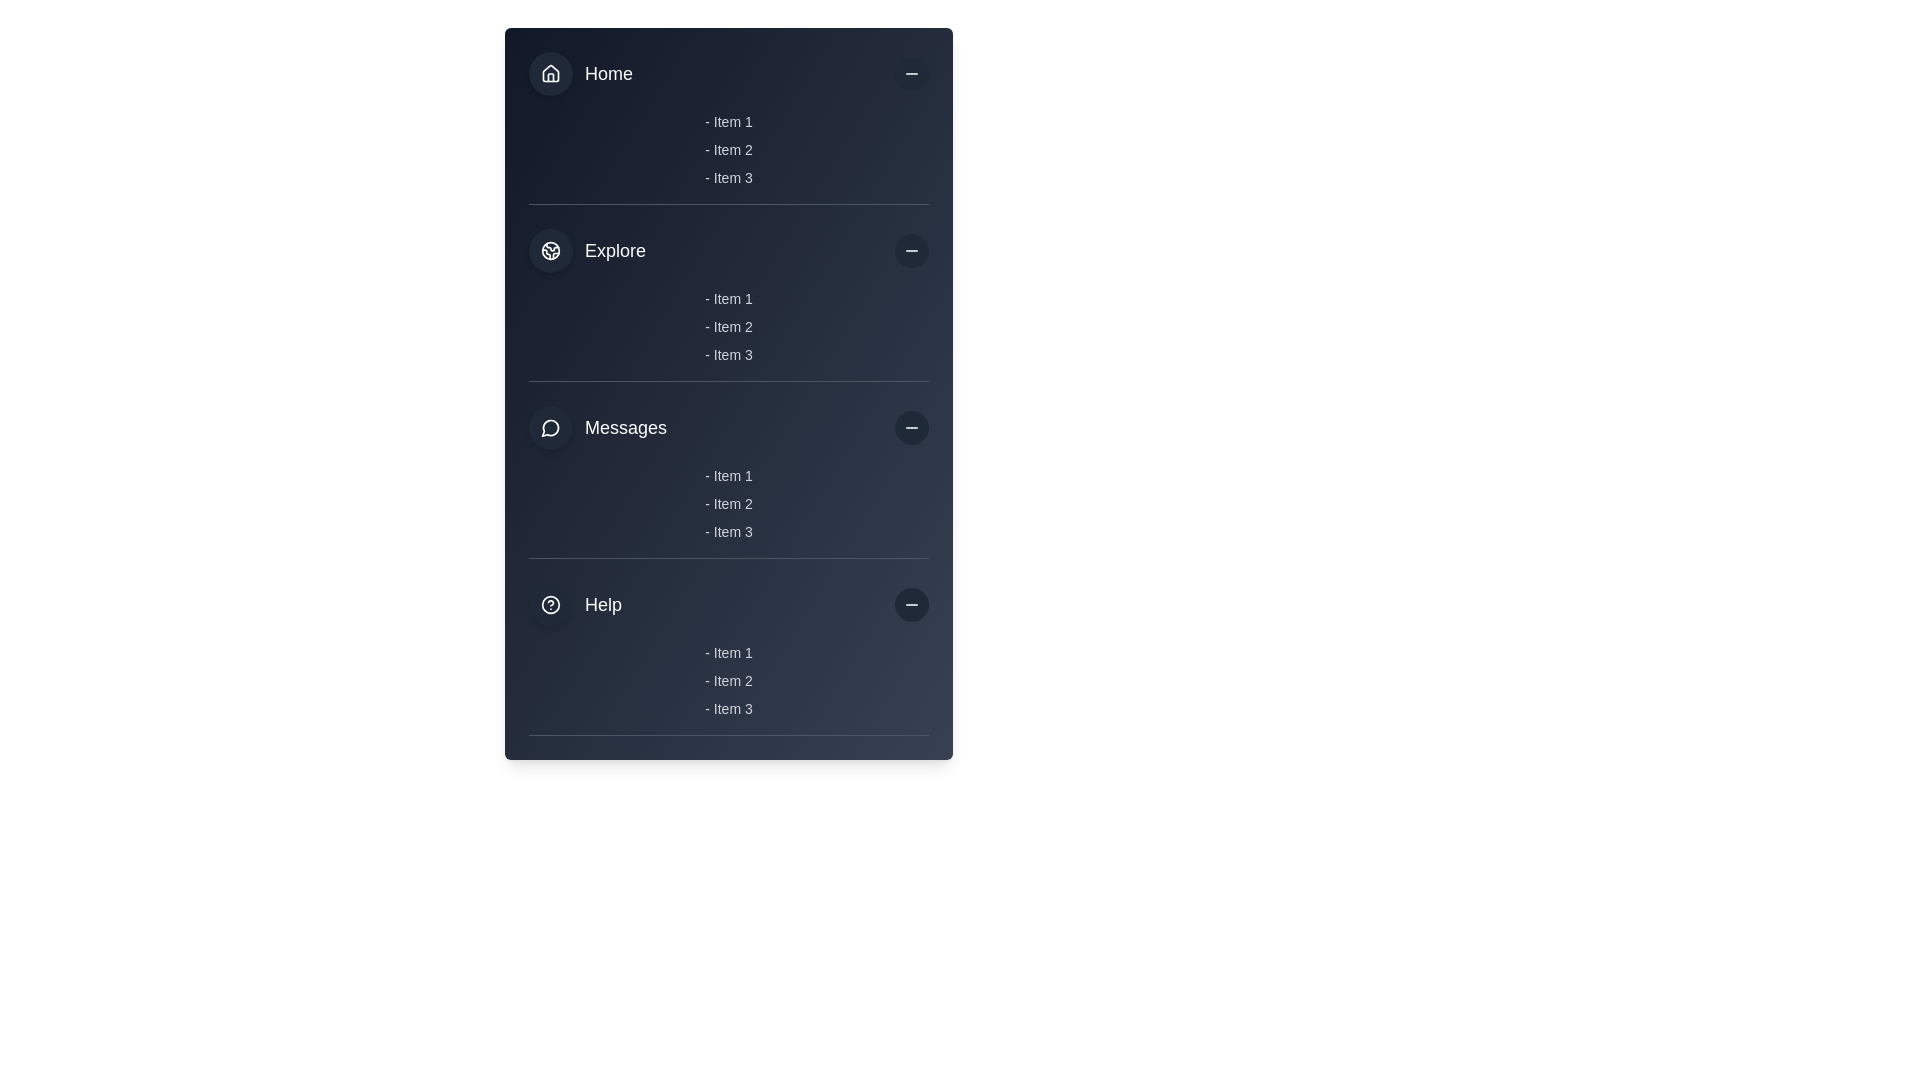  Describe the element at coordinates (597, 427) in the screenshot. I see `the 'Messages' sidebar menu item` at that location.